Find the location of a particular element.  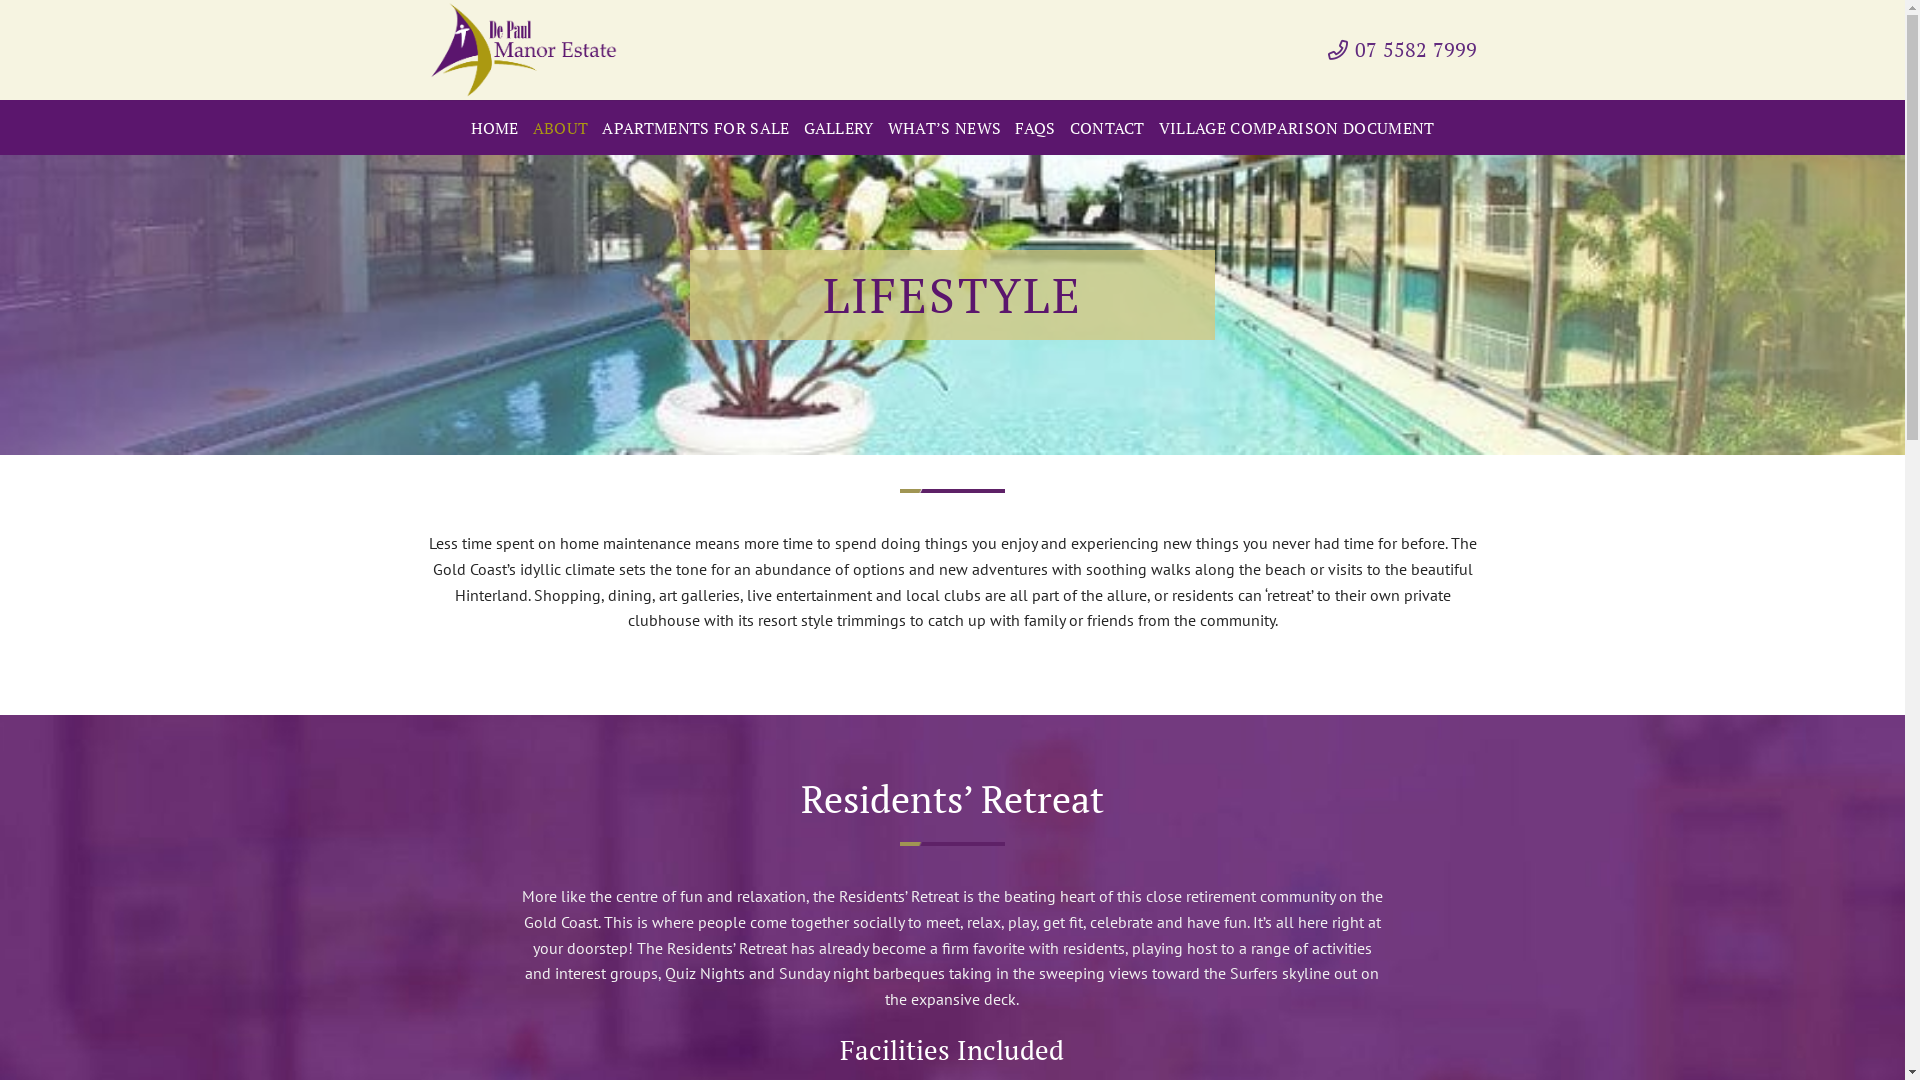

'De Paul Manor Estate - Retirement Village' is located at coordinates (528, 49).